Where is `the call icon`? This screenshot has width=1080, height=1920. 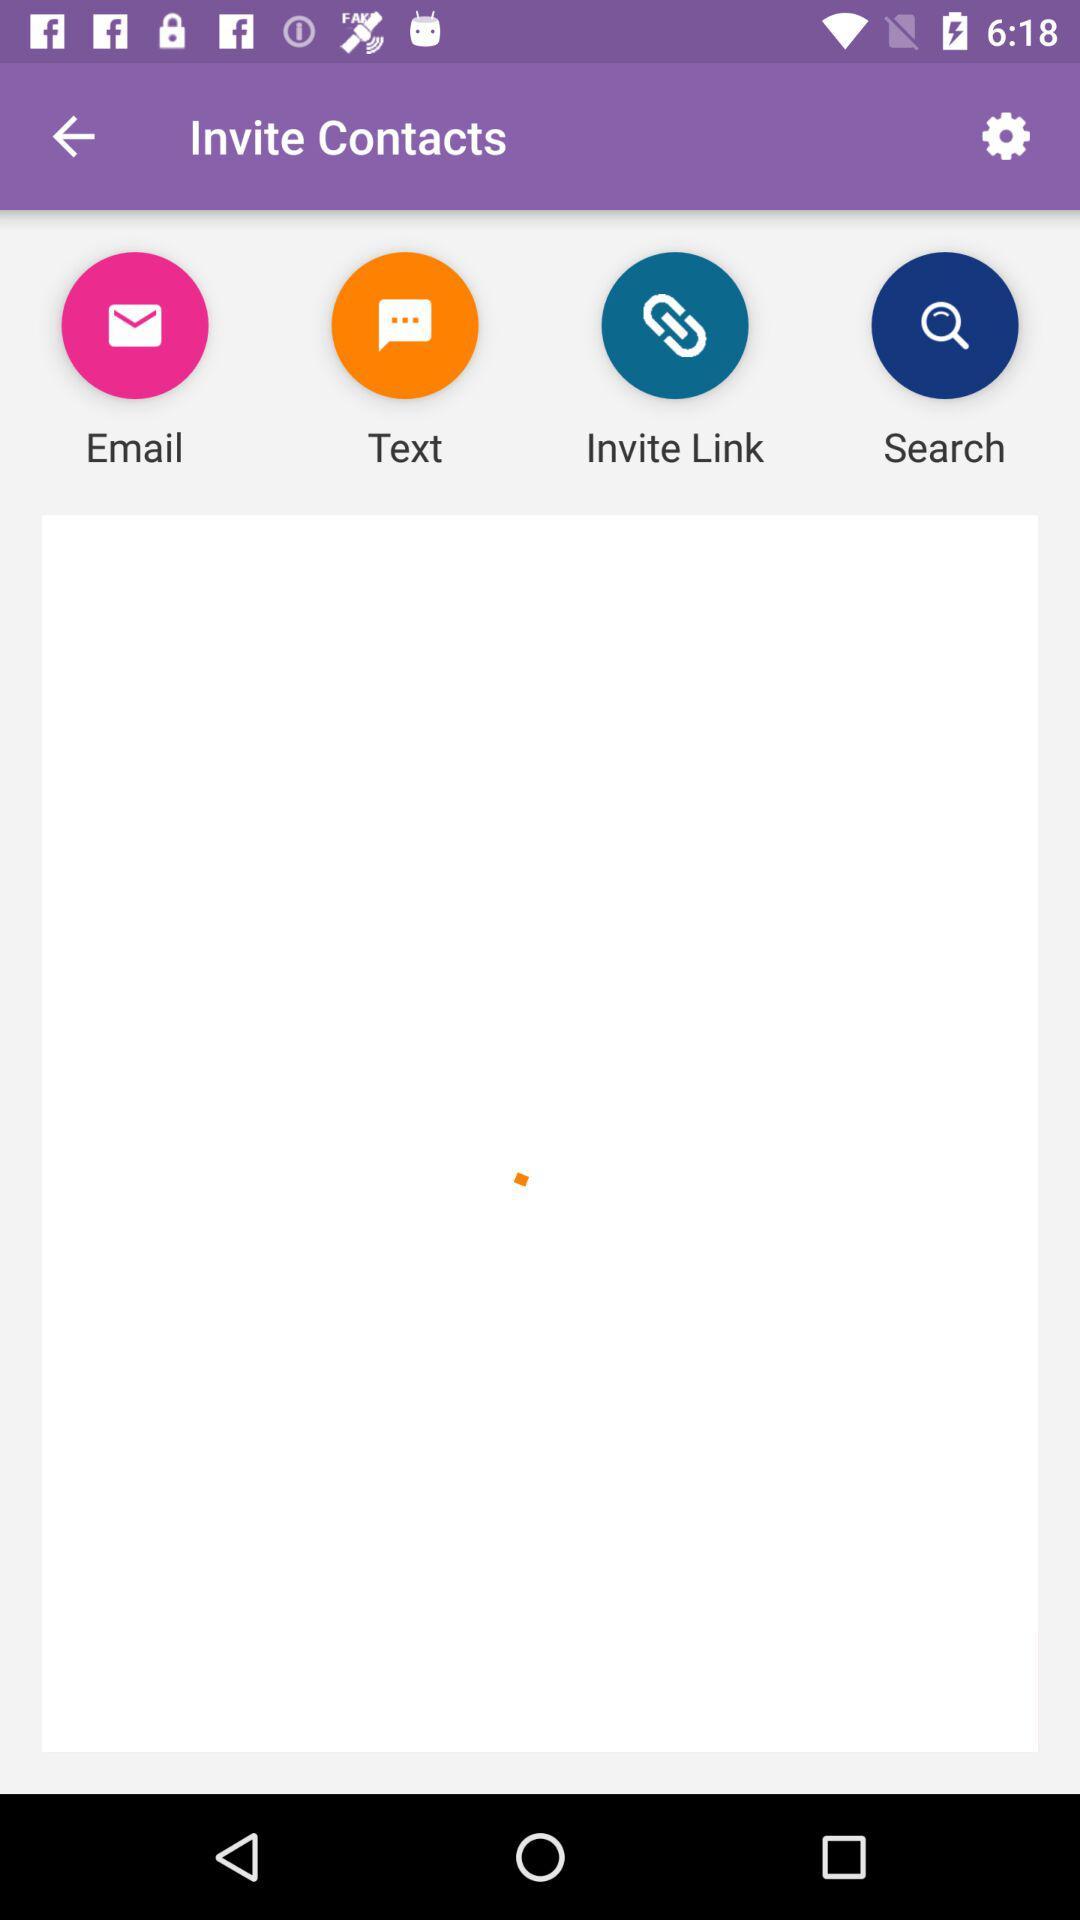
the call icon is located at coordinates (675, 325).